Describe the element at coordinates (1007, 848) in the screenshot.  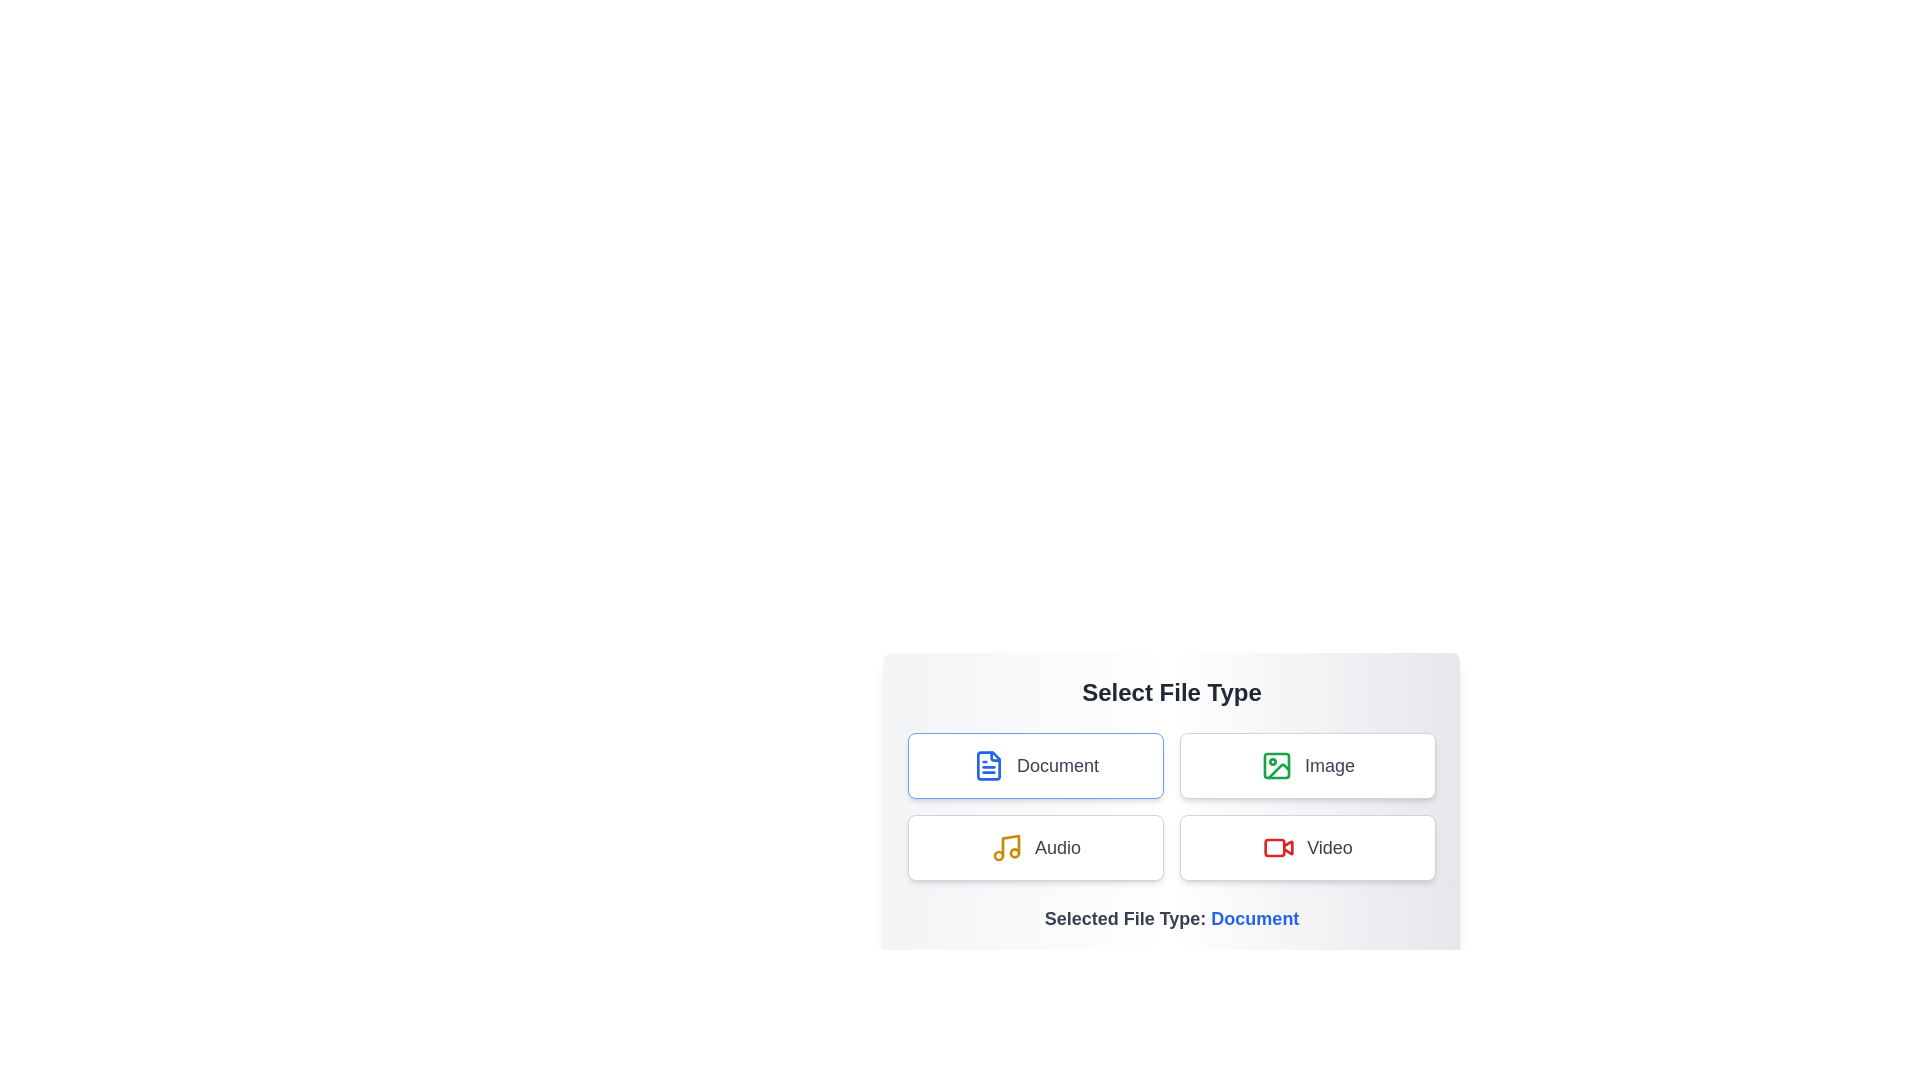
I see `the decorative audio icon located to the left of the 'Audio' label in the lower left part of the 2x2 grid of file type options` at that location.